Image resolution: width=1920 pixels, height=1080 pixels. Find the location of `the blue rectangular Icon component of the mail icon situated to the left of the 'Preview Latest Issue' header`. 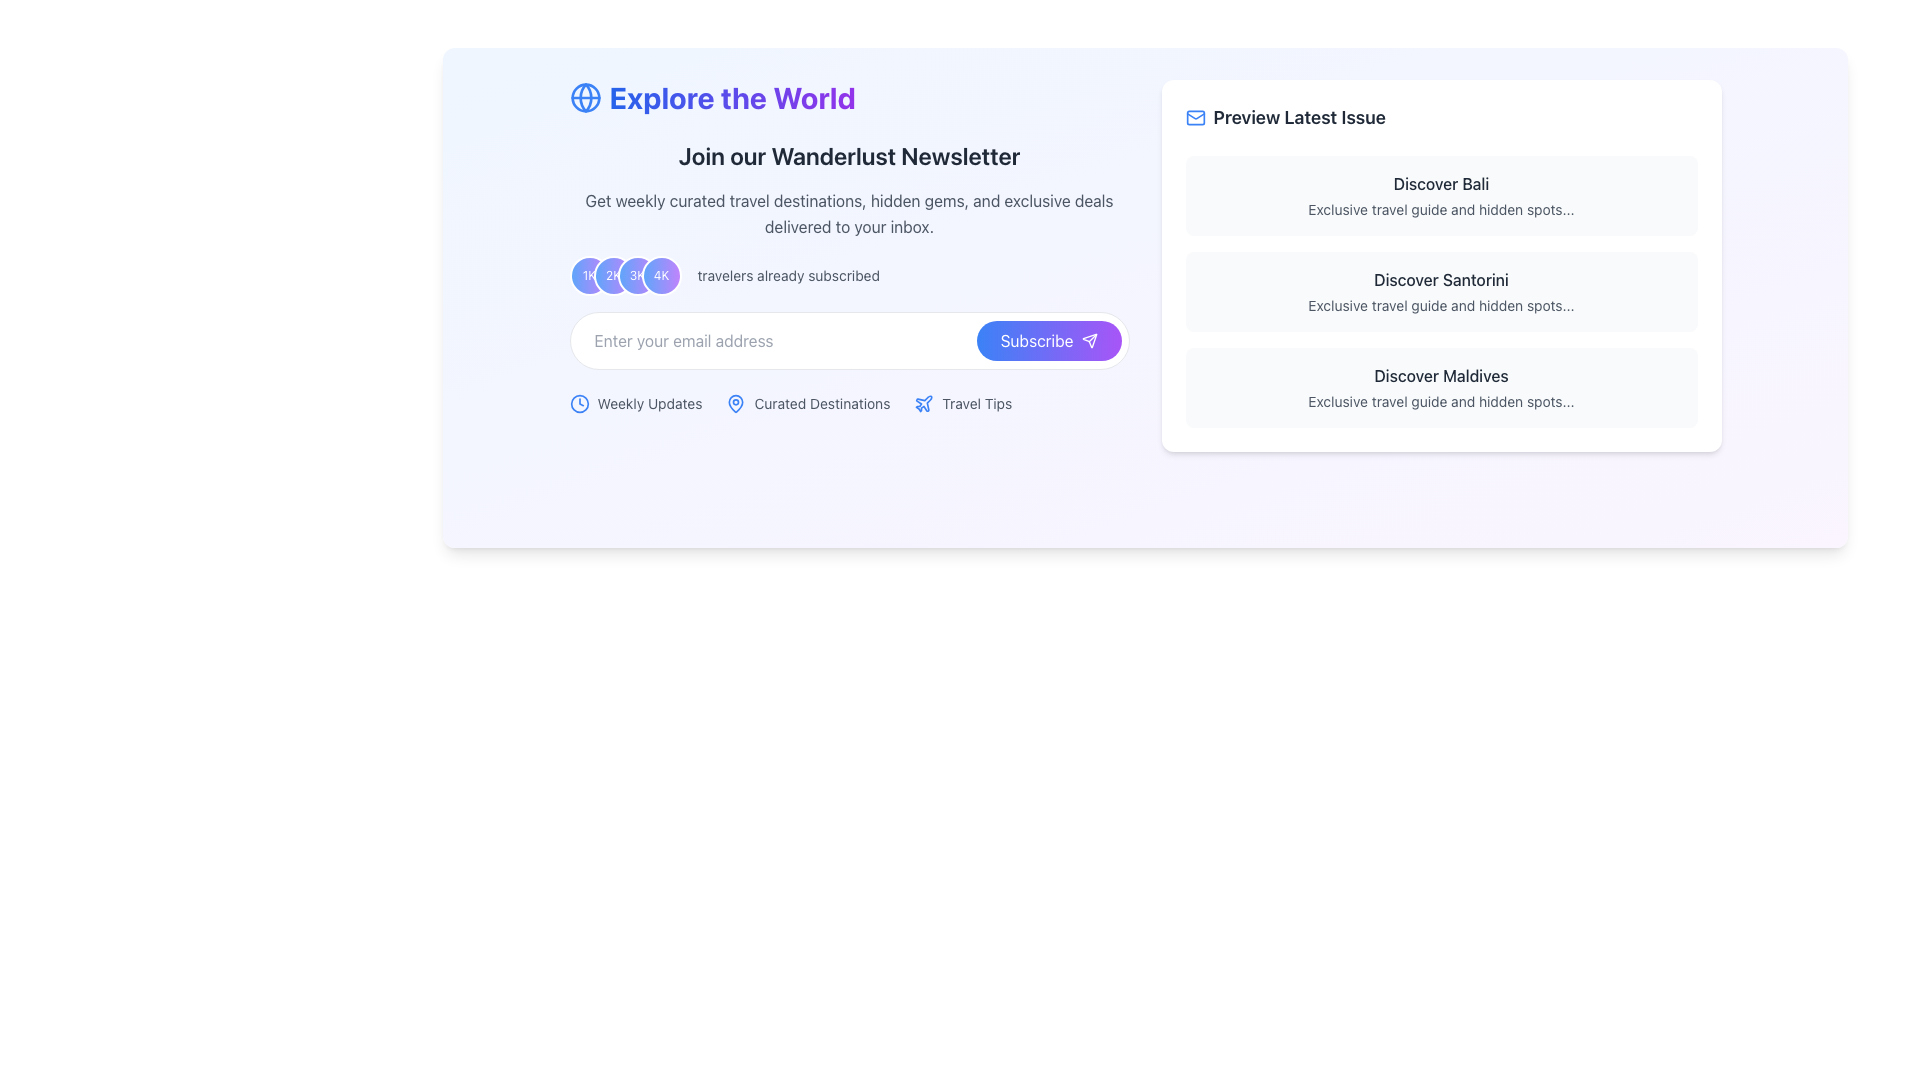

the blue rectangular Icon component of the mail icon situated to the left of the 'Preview Latest Issue' header is located at coordinates (1195, 118).